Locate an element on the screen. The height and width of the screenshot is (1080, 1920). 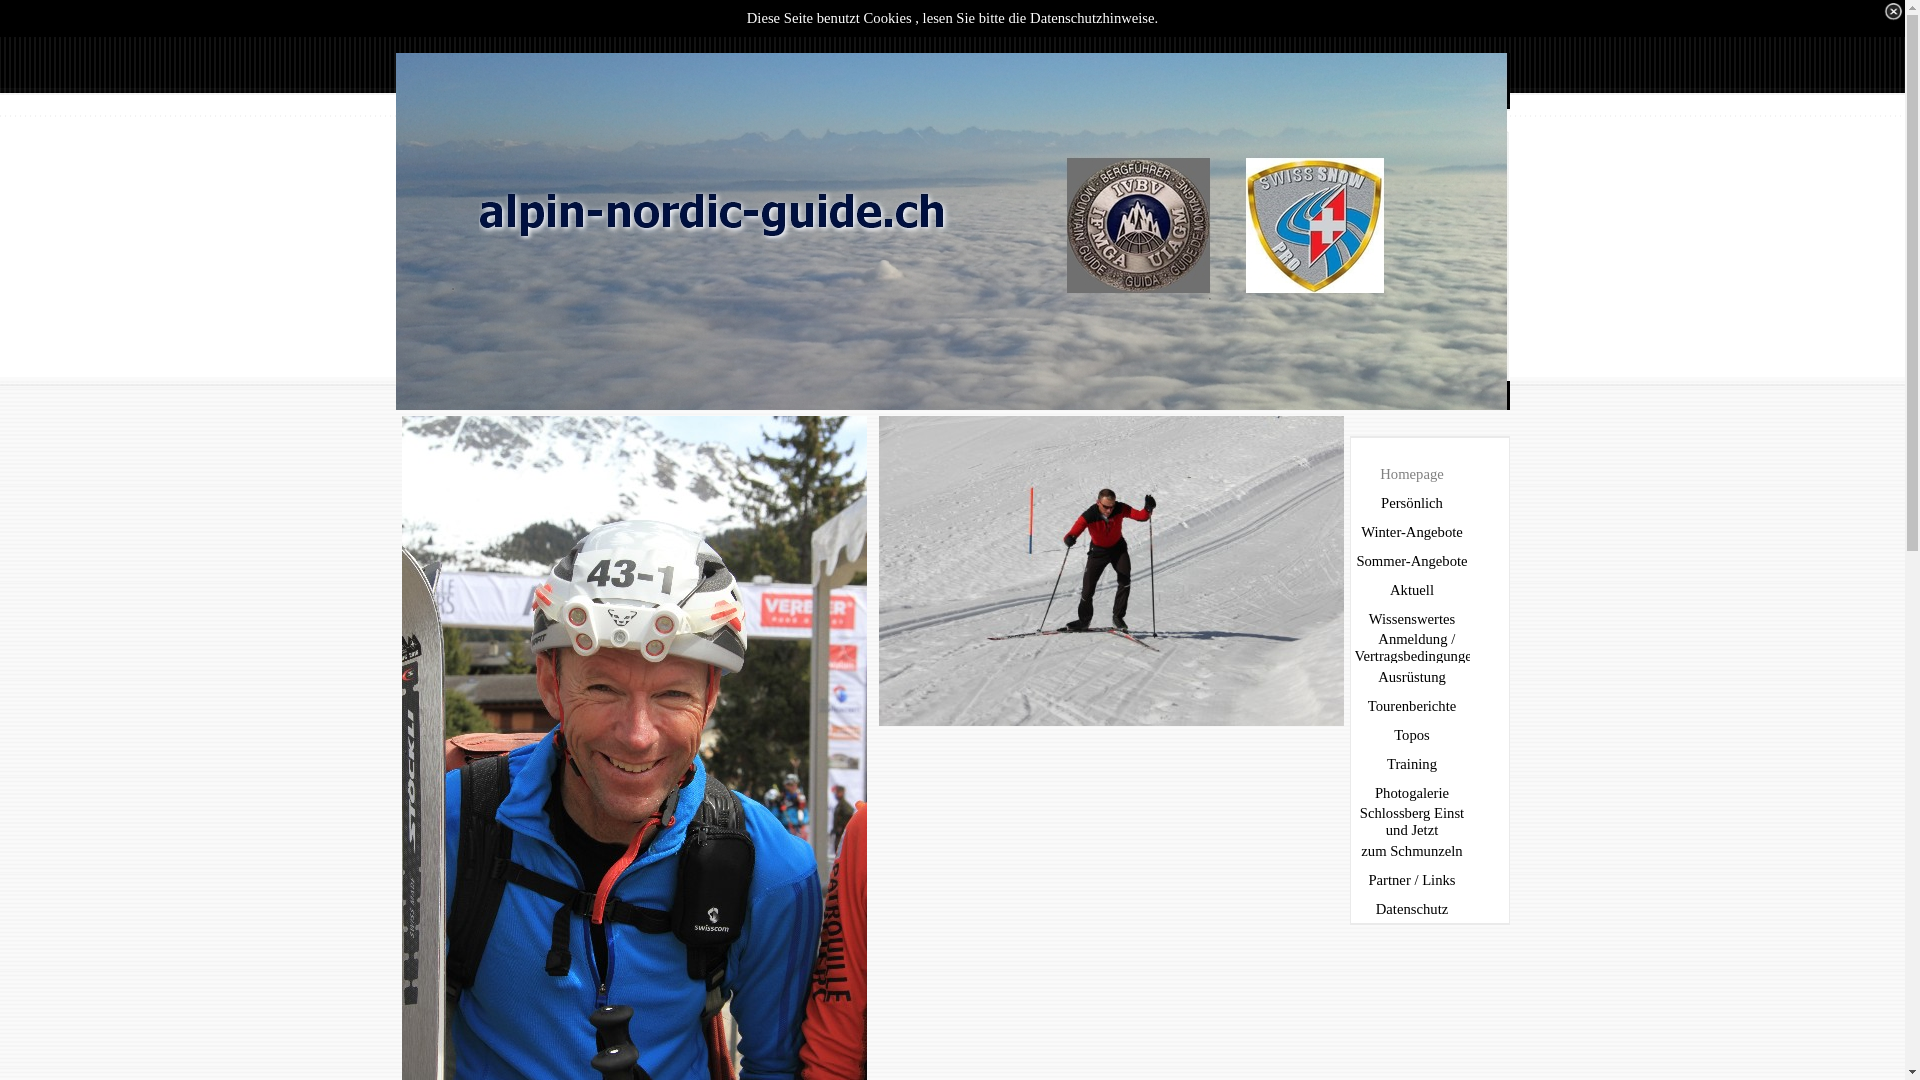
'Photogalerie' is located at coordinates (1413, 792).